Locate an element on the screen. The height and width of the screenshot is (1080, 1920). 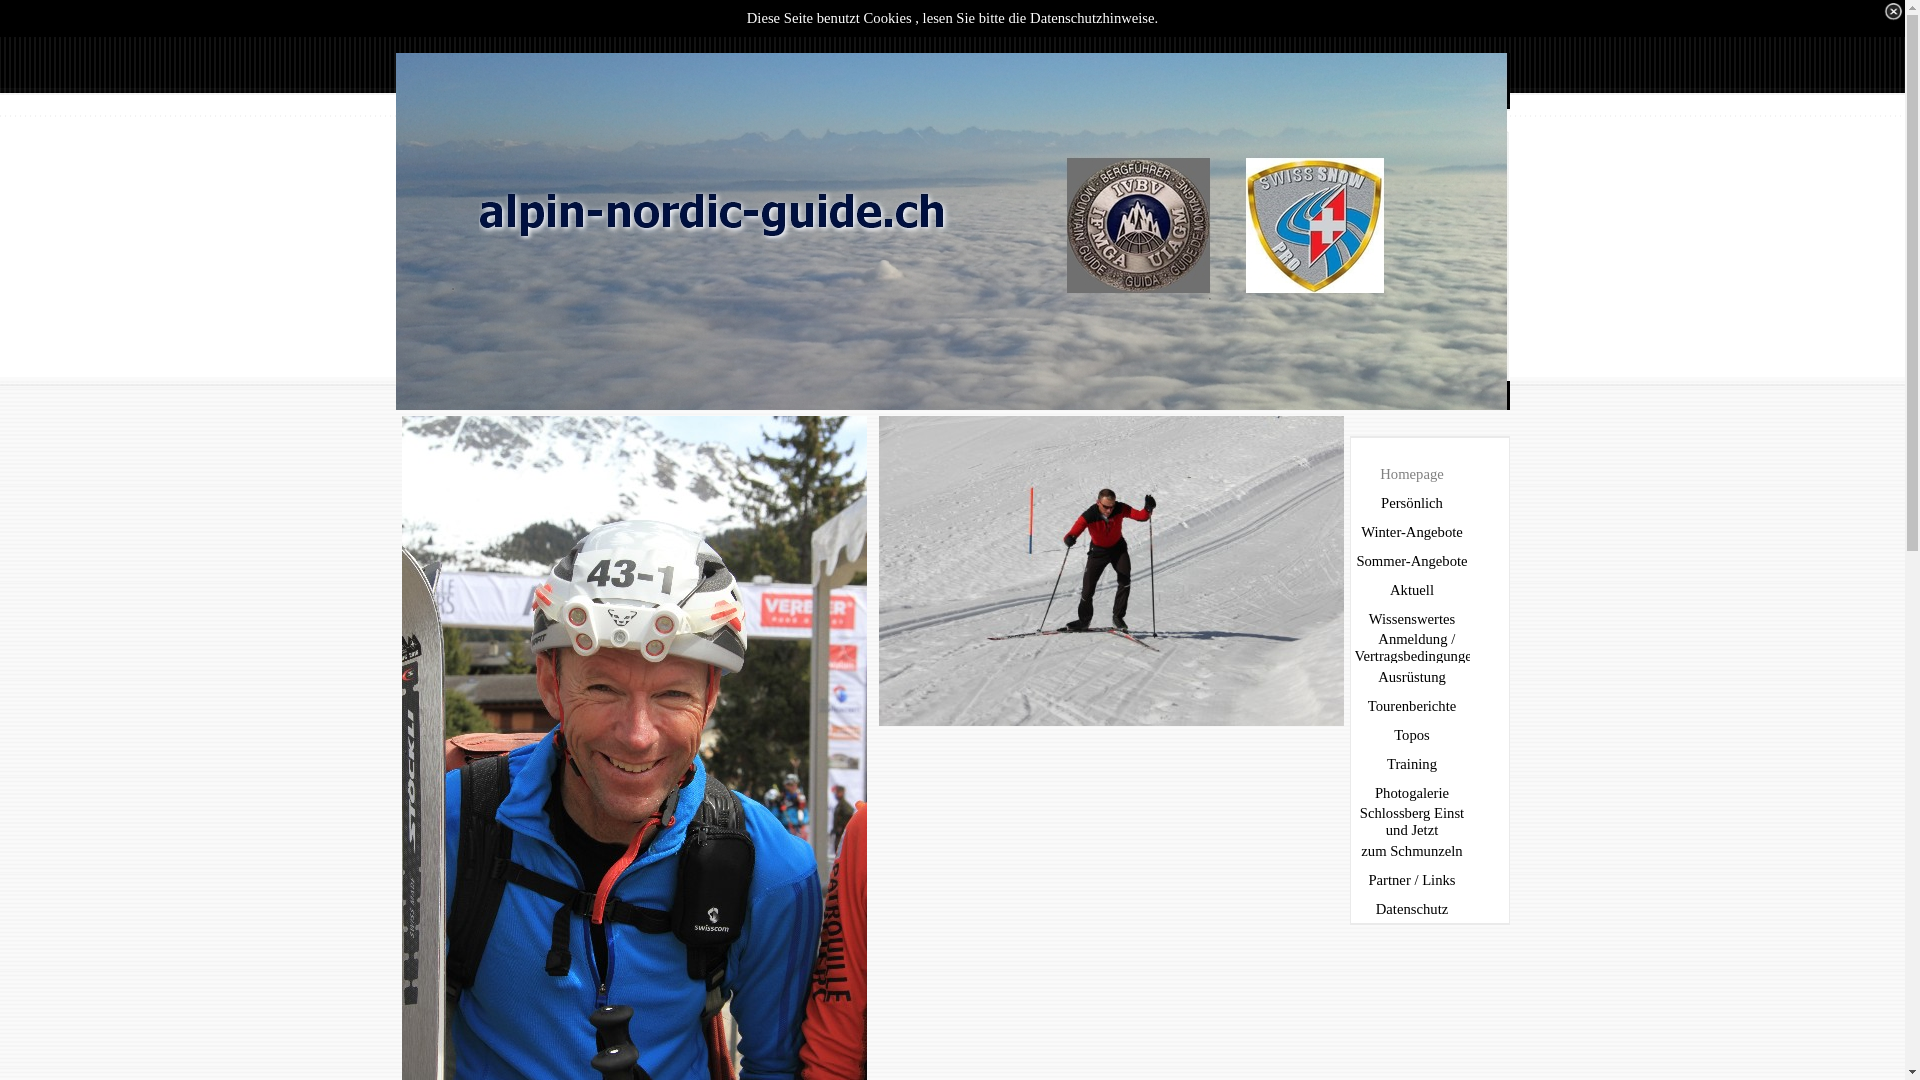
'Photogalerie' is located at coordinates (1413, 792).